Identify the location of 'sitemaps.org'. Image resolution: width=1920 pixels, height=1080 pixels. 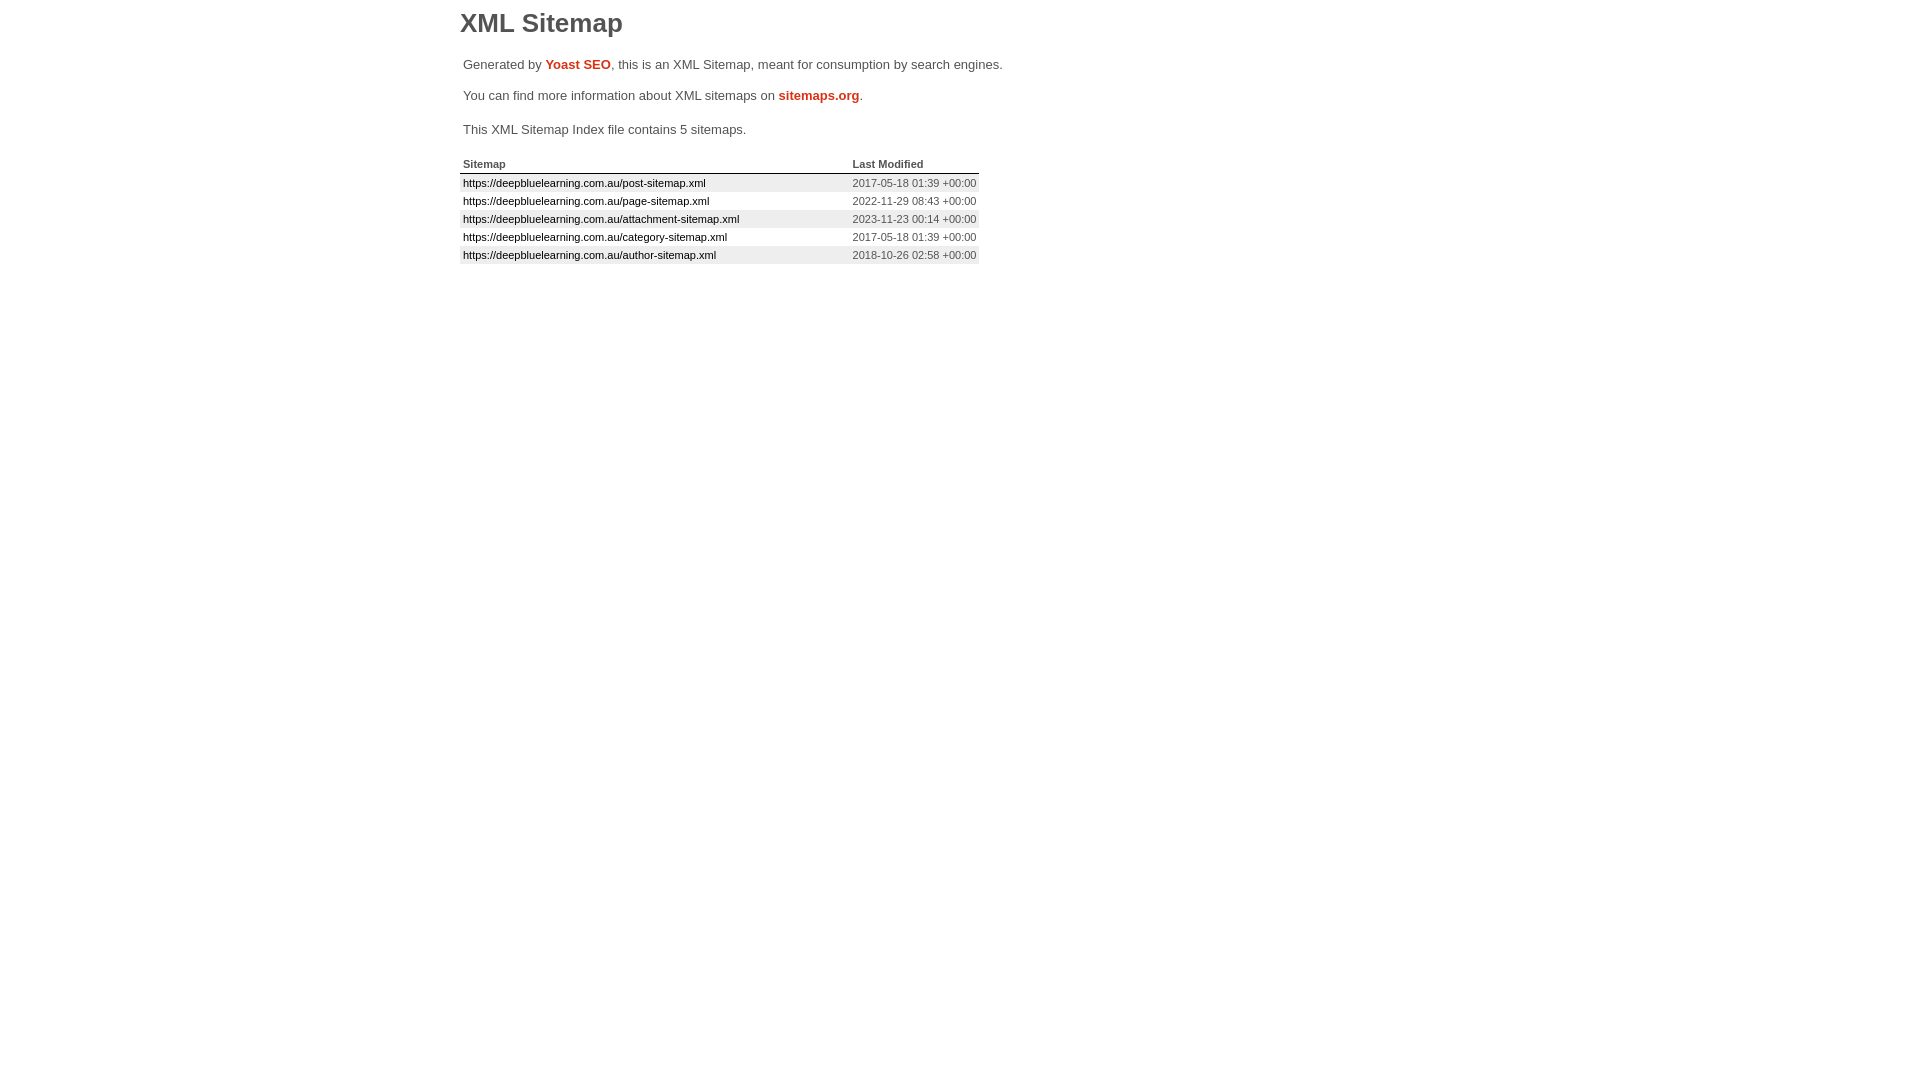
(819, 95).